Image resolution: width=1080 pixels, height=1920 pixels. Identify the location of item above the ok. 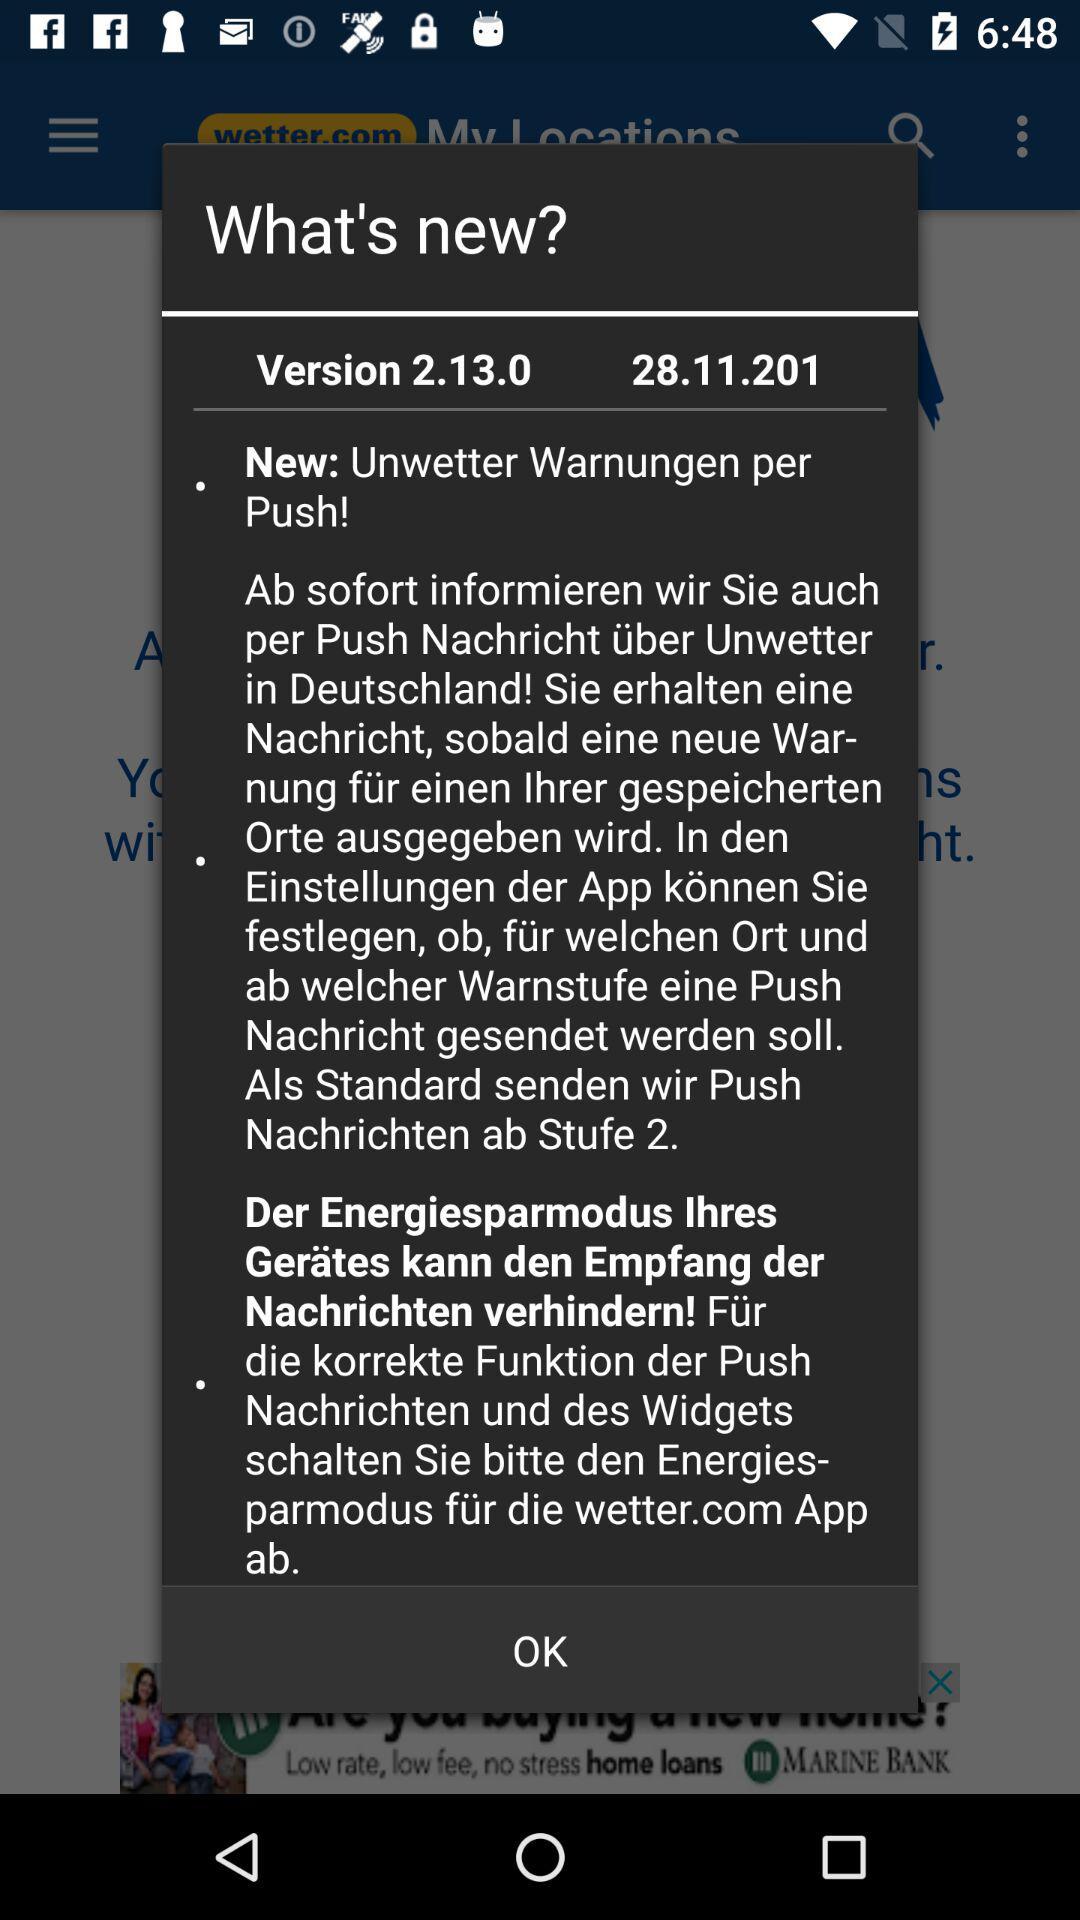
(574, 1382).